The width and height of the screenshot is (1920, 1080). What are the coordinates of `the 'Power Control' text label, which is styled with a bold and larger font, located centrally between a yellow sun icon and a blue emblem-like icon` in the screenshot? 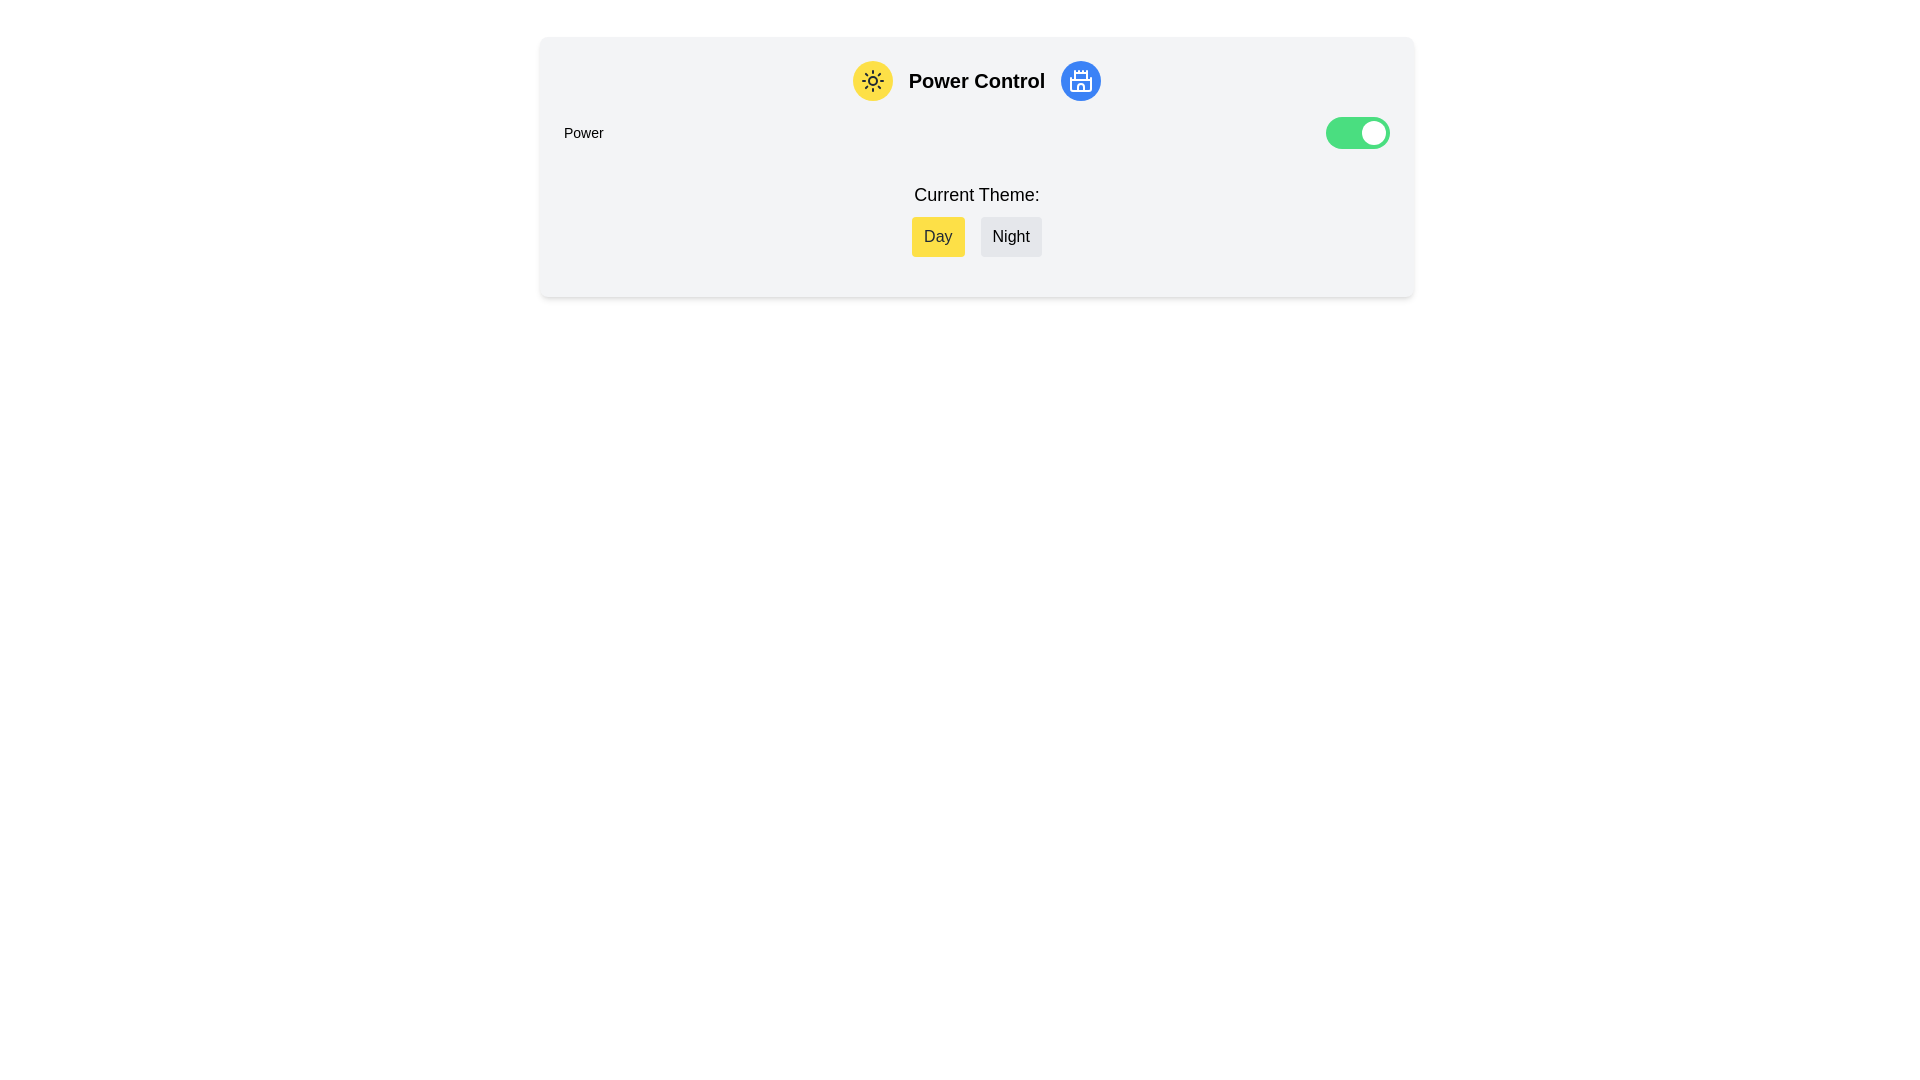 It's located at (976, 80).